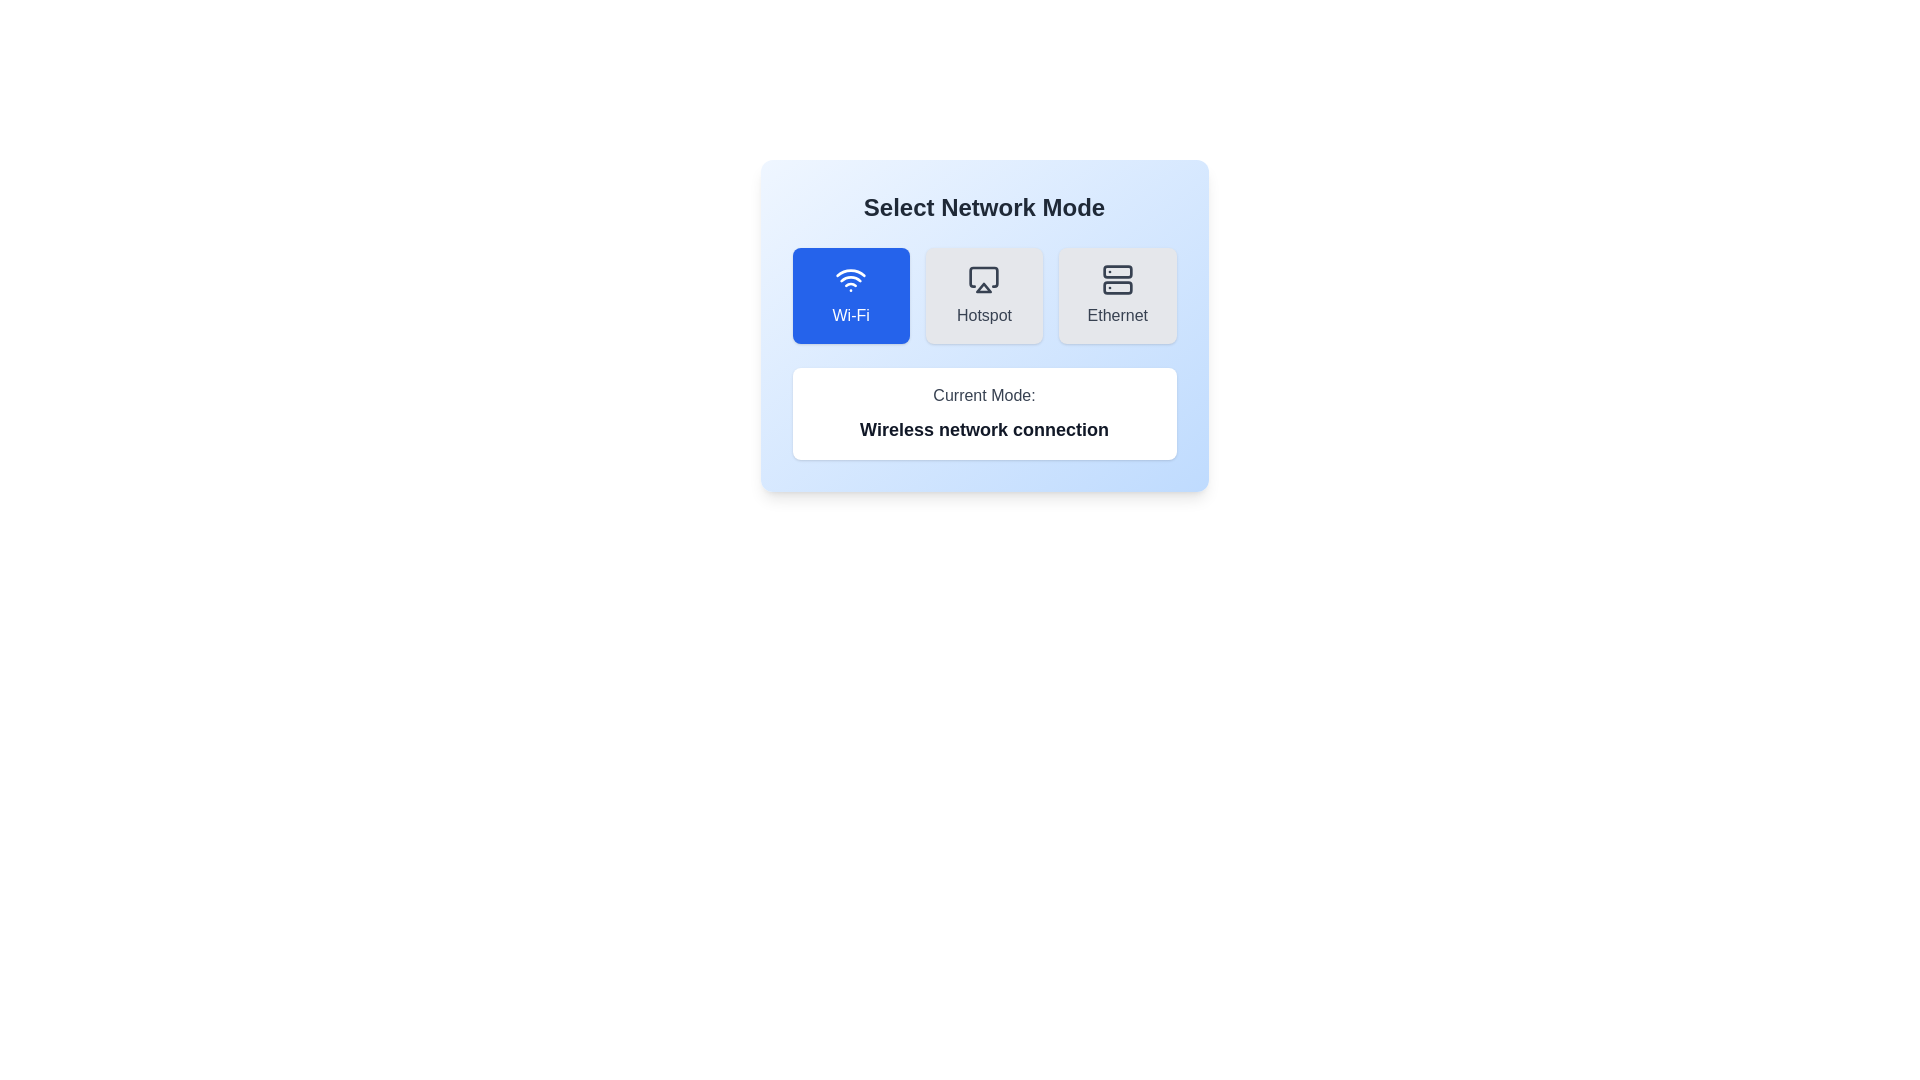 The height and width of the screenshot is (1080, 1920). I want to click on the network mode by clicking on the corresponding button for Ethernet, so click(1116, 296).